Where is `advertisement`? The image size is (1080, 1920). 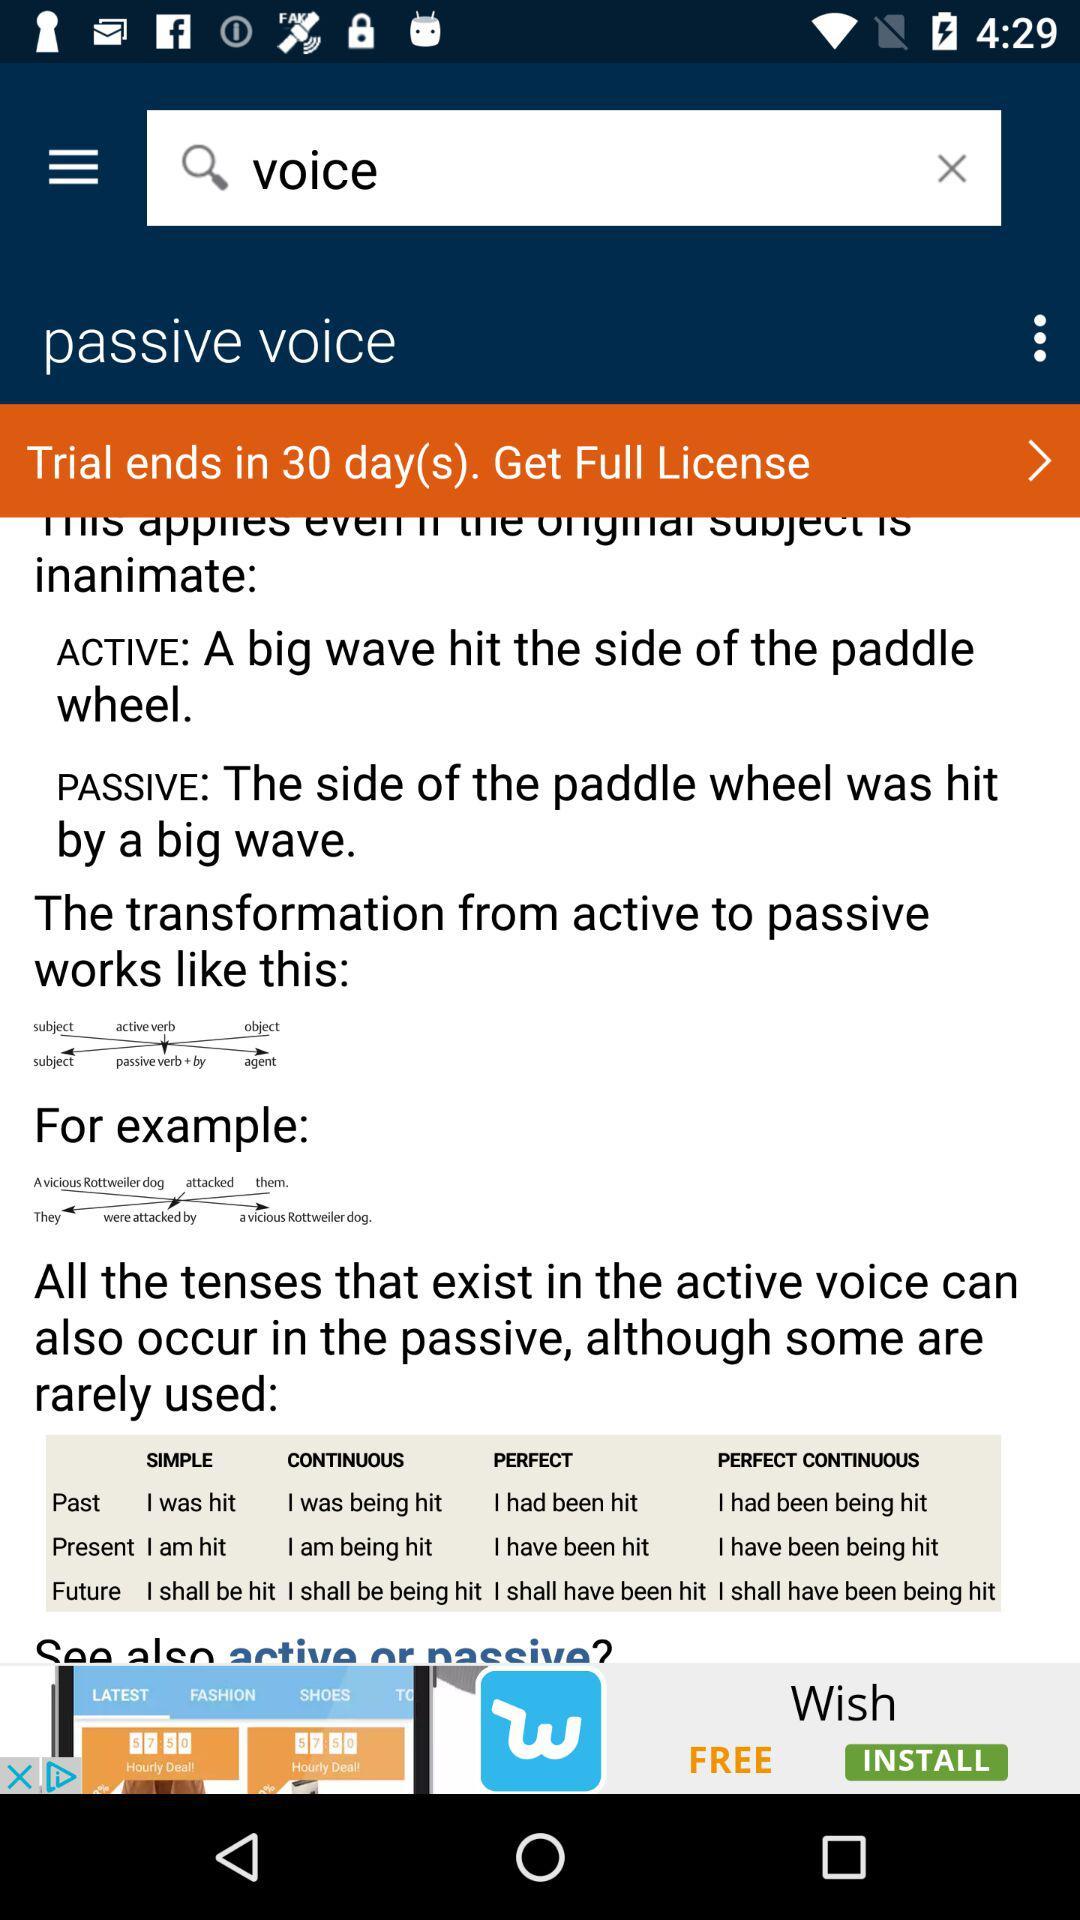 advertisement is located at coordinates (540, 1727).